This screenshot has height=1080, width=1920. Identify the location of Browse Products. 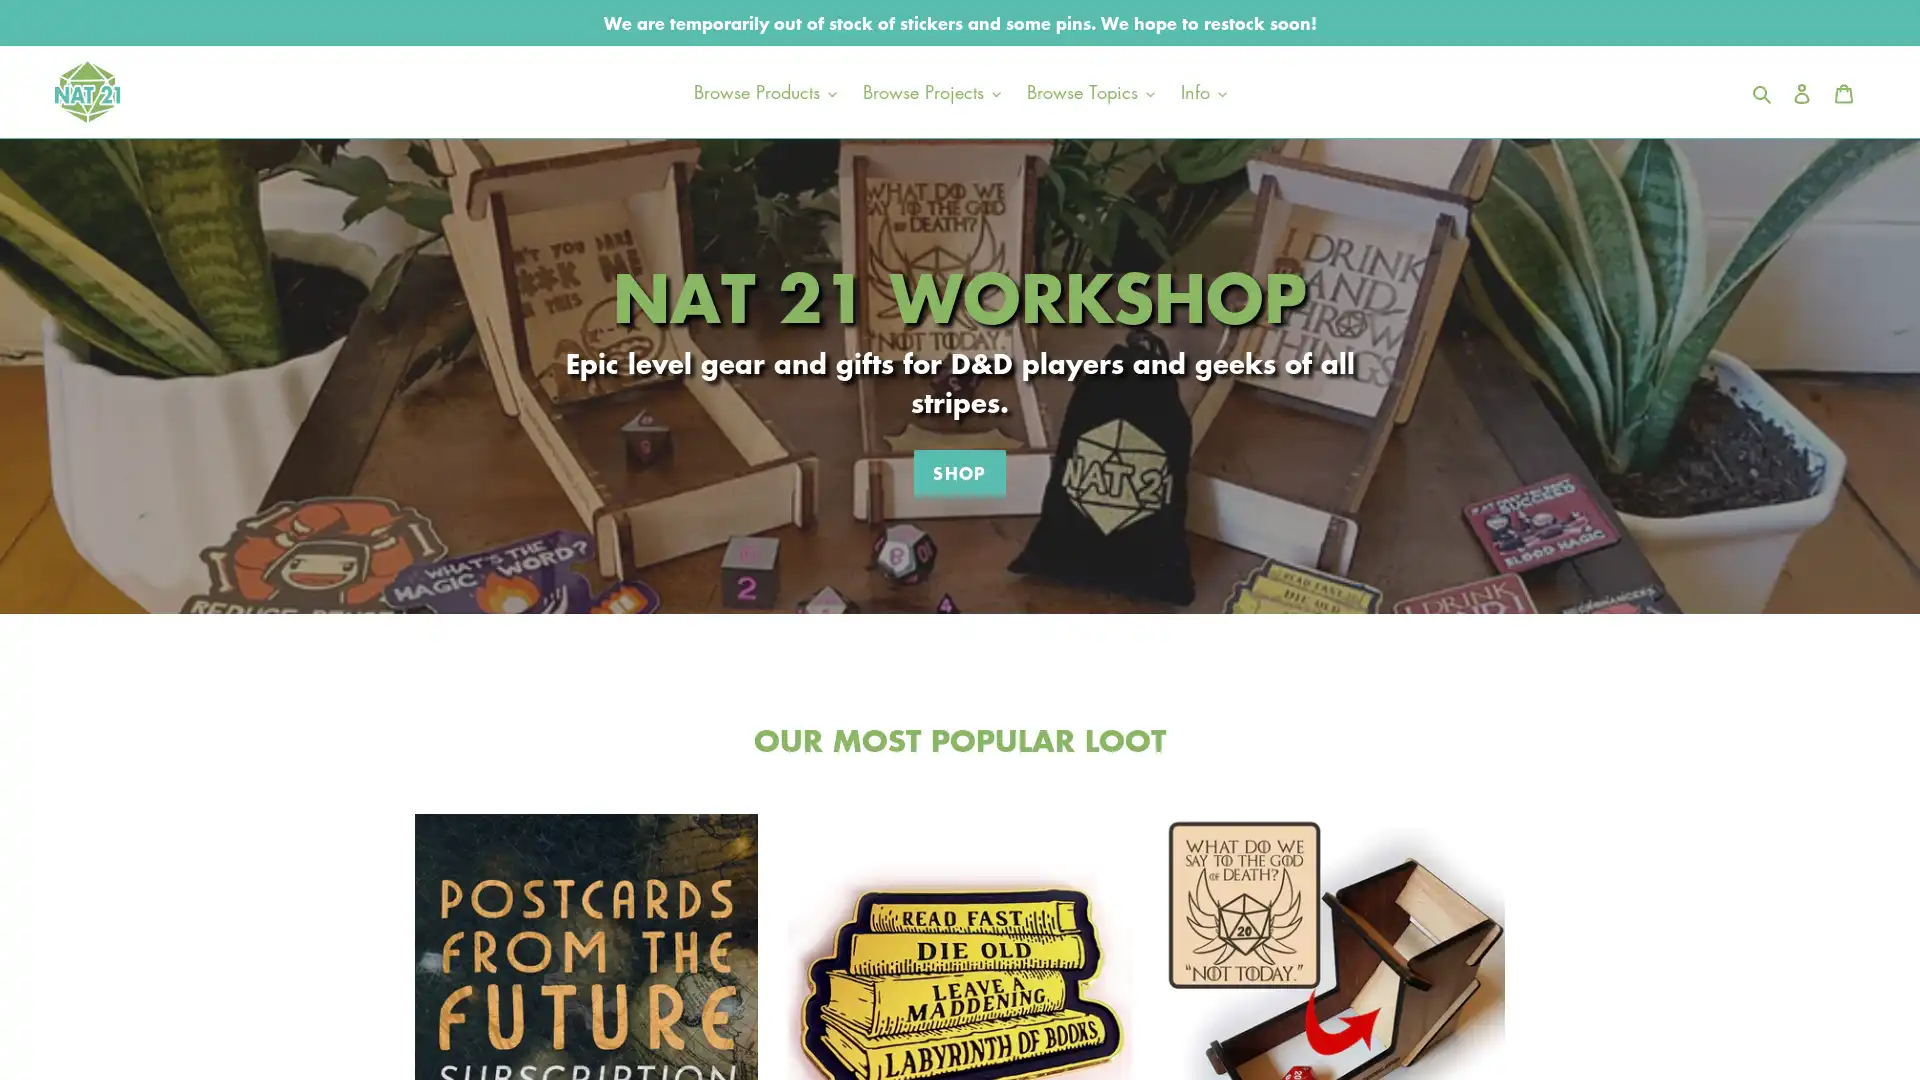
(763, 91).